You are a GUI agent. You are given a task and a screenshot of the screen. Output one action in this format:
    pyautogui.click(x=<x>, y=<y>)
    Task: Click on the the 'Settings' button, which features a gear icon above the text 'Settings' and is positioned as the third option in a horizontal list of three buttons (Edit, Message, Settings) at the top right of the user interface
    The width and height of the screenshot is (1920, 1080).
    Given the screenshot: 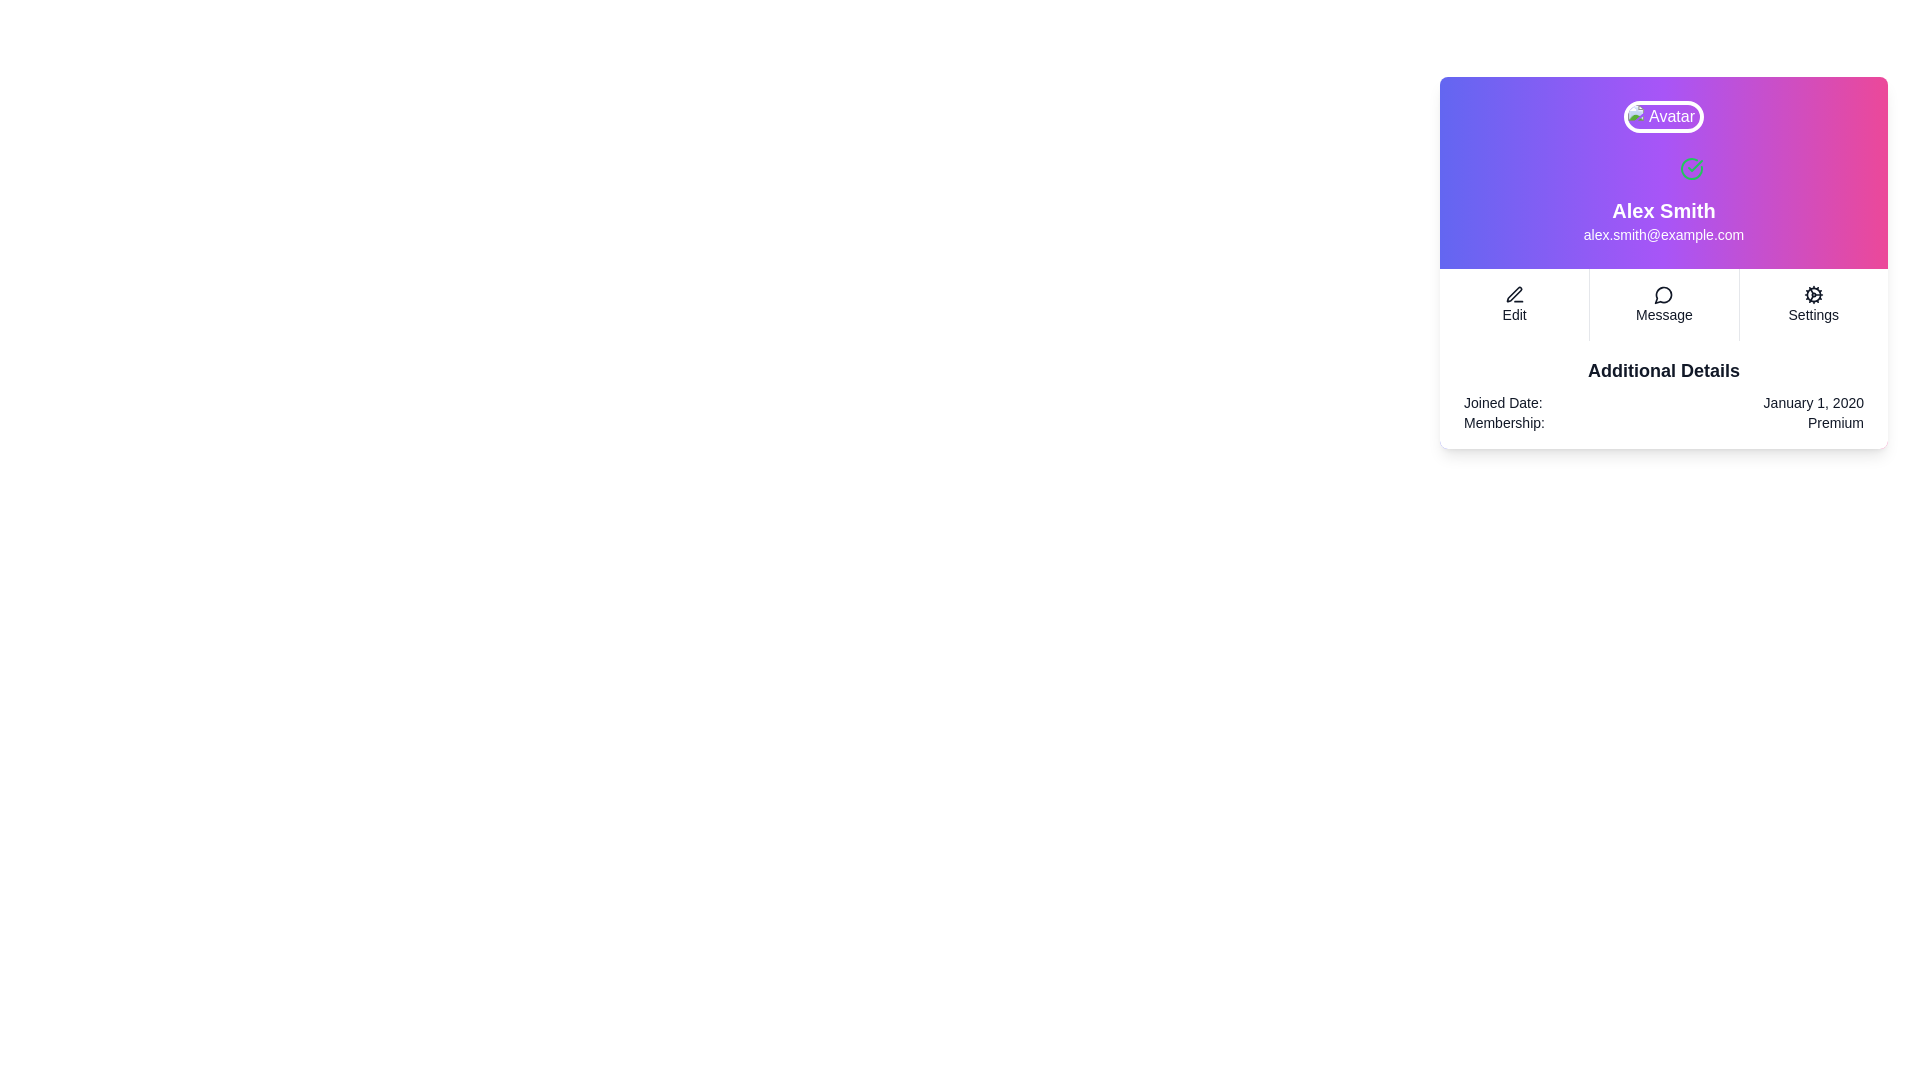 What is the action you would take?
    pyautogui.click(x=1813, y=304)
    